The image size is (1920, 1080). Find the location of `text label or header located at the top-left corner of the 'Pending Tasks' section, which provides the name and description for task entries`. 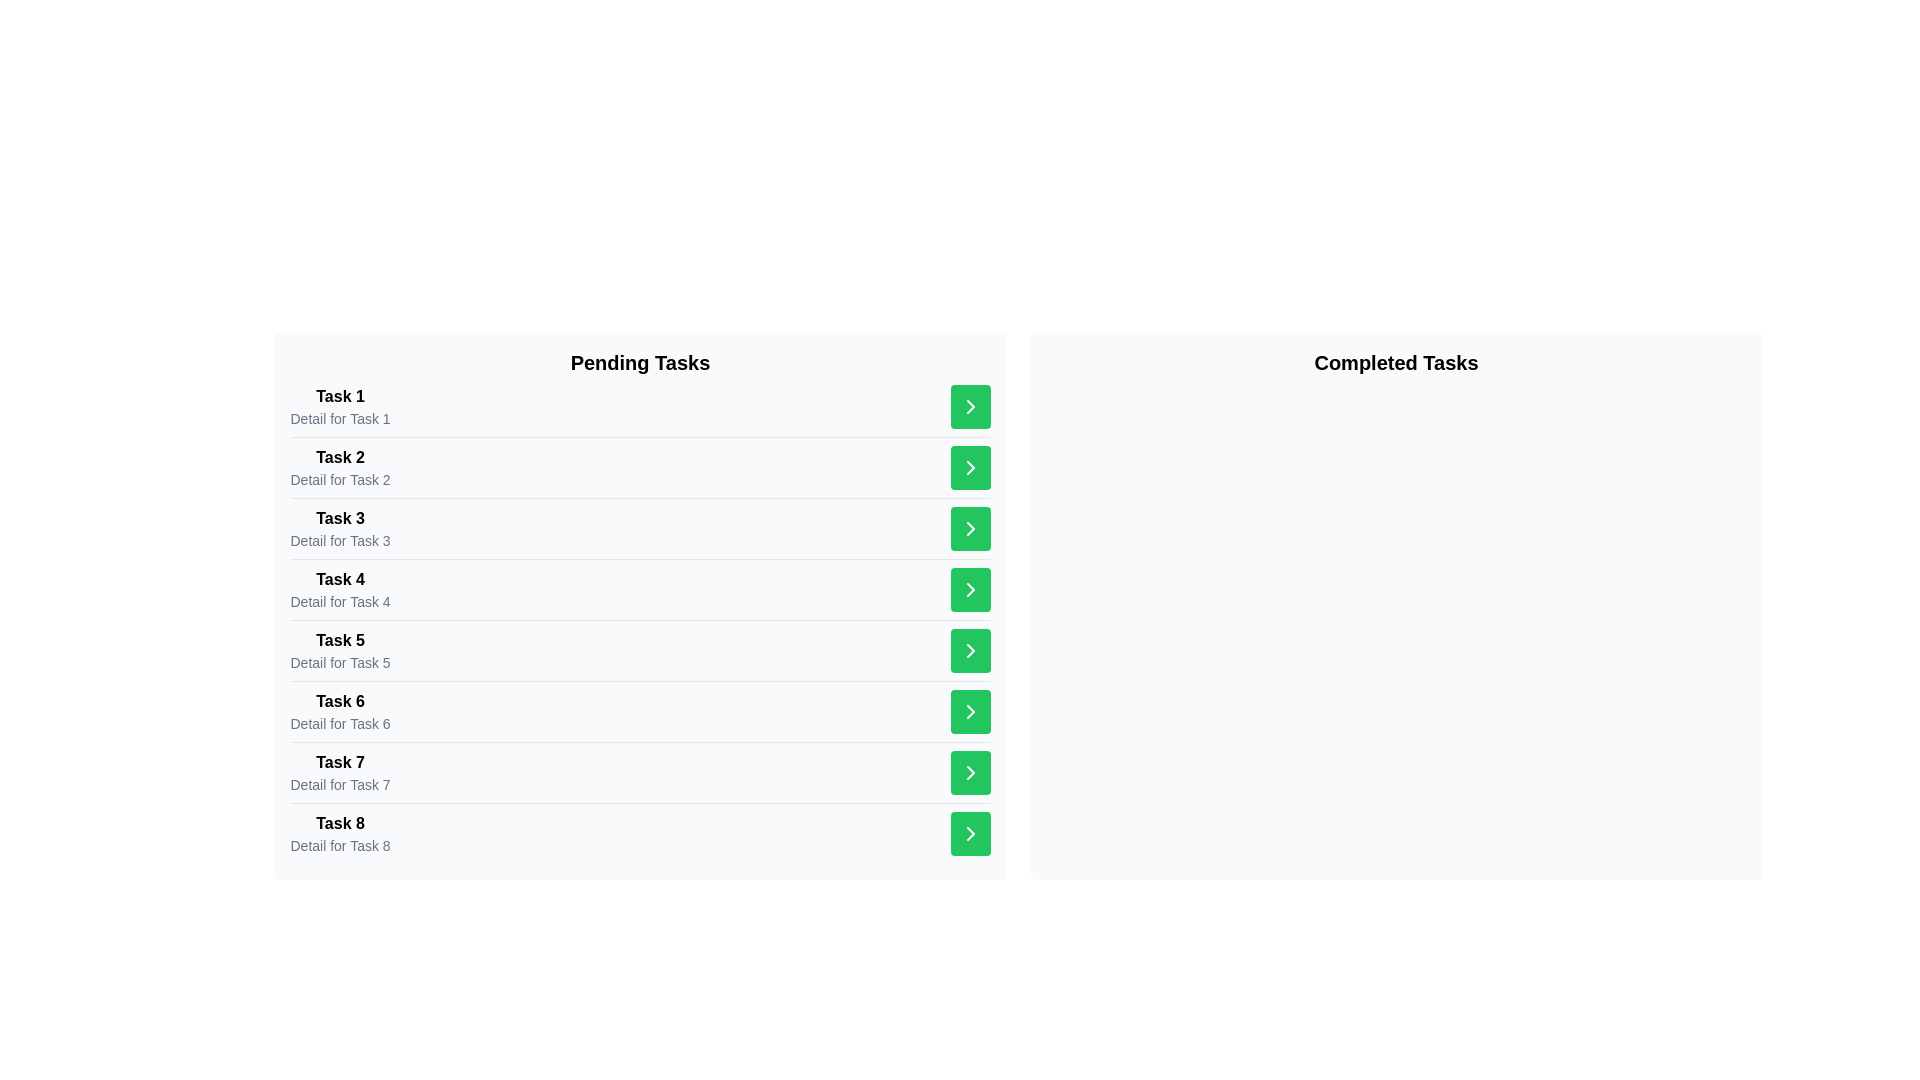

text label or header located at the top-left corner of the 'Pending Tasks' section, which provides the name and description for task entries is located at coordinates (340, 406).